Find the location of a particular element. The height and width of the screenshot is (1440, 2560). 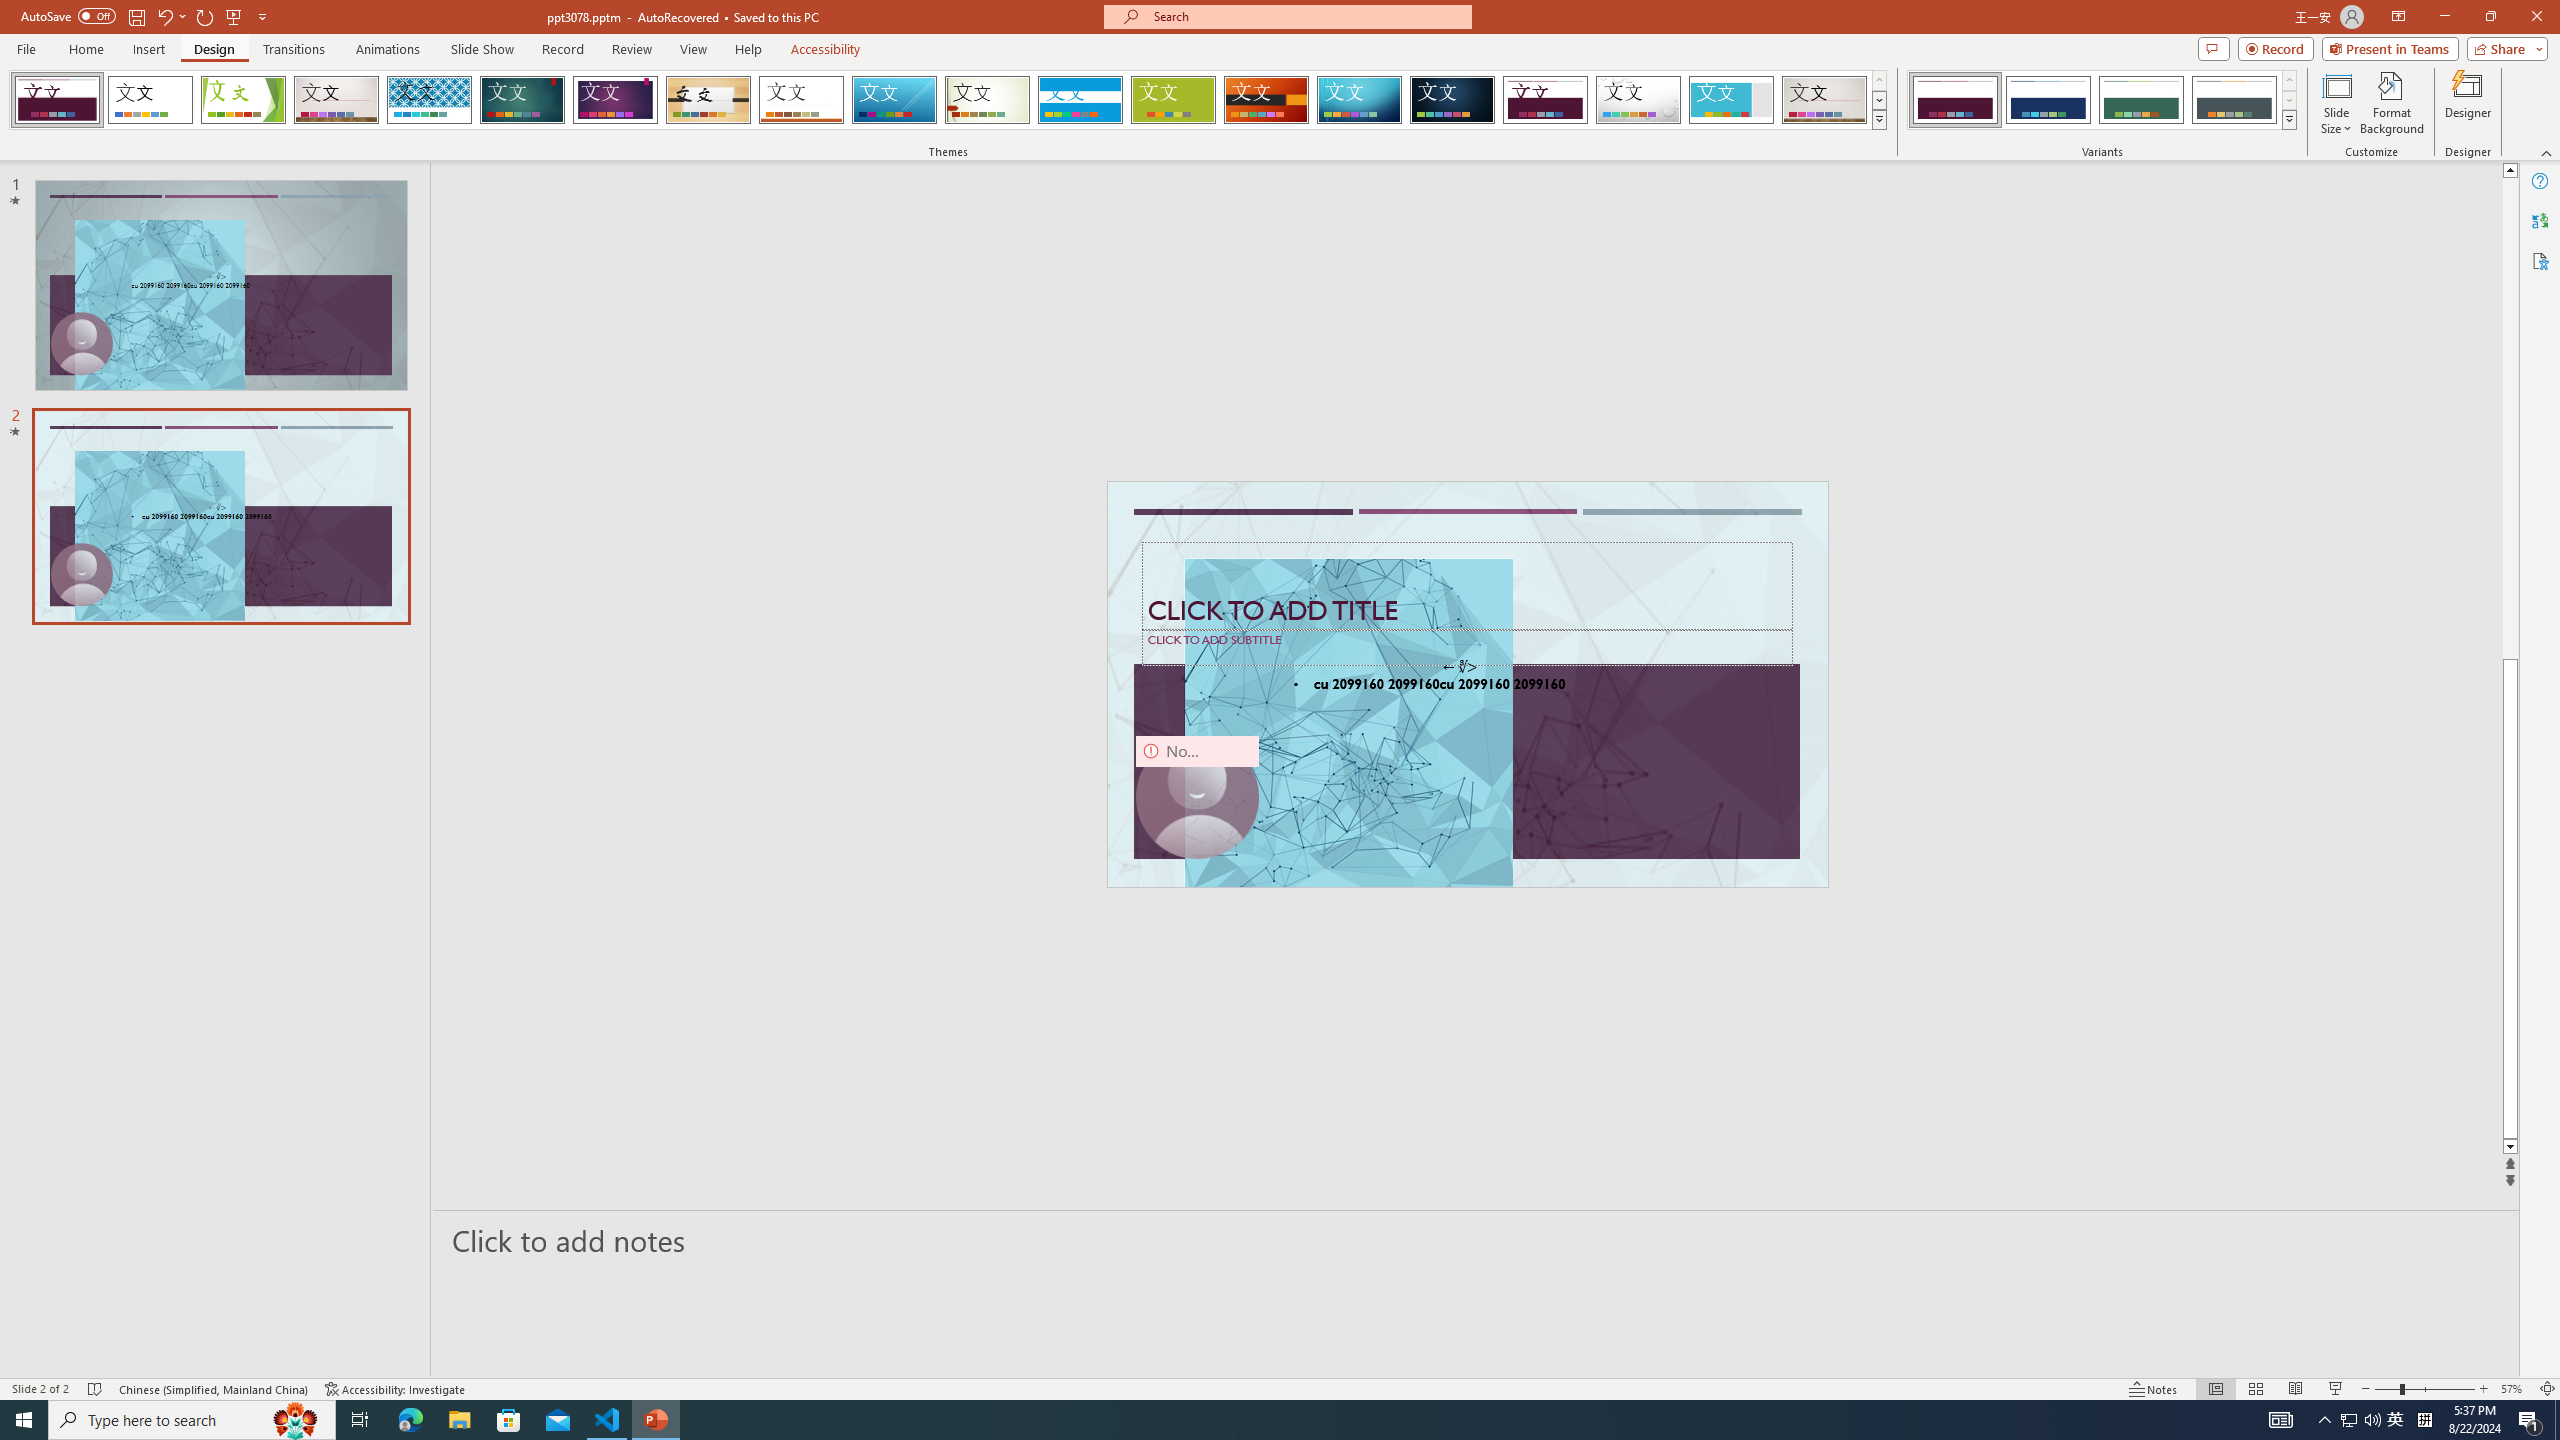

'Ion' is located at coordinates (521, 99).